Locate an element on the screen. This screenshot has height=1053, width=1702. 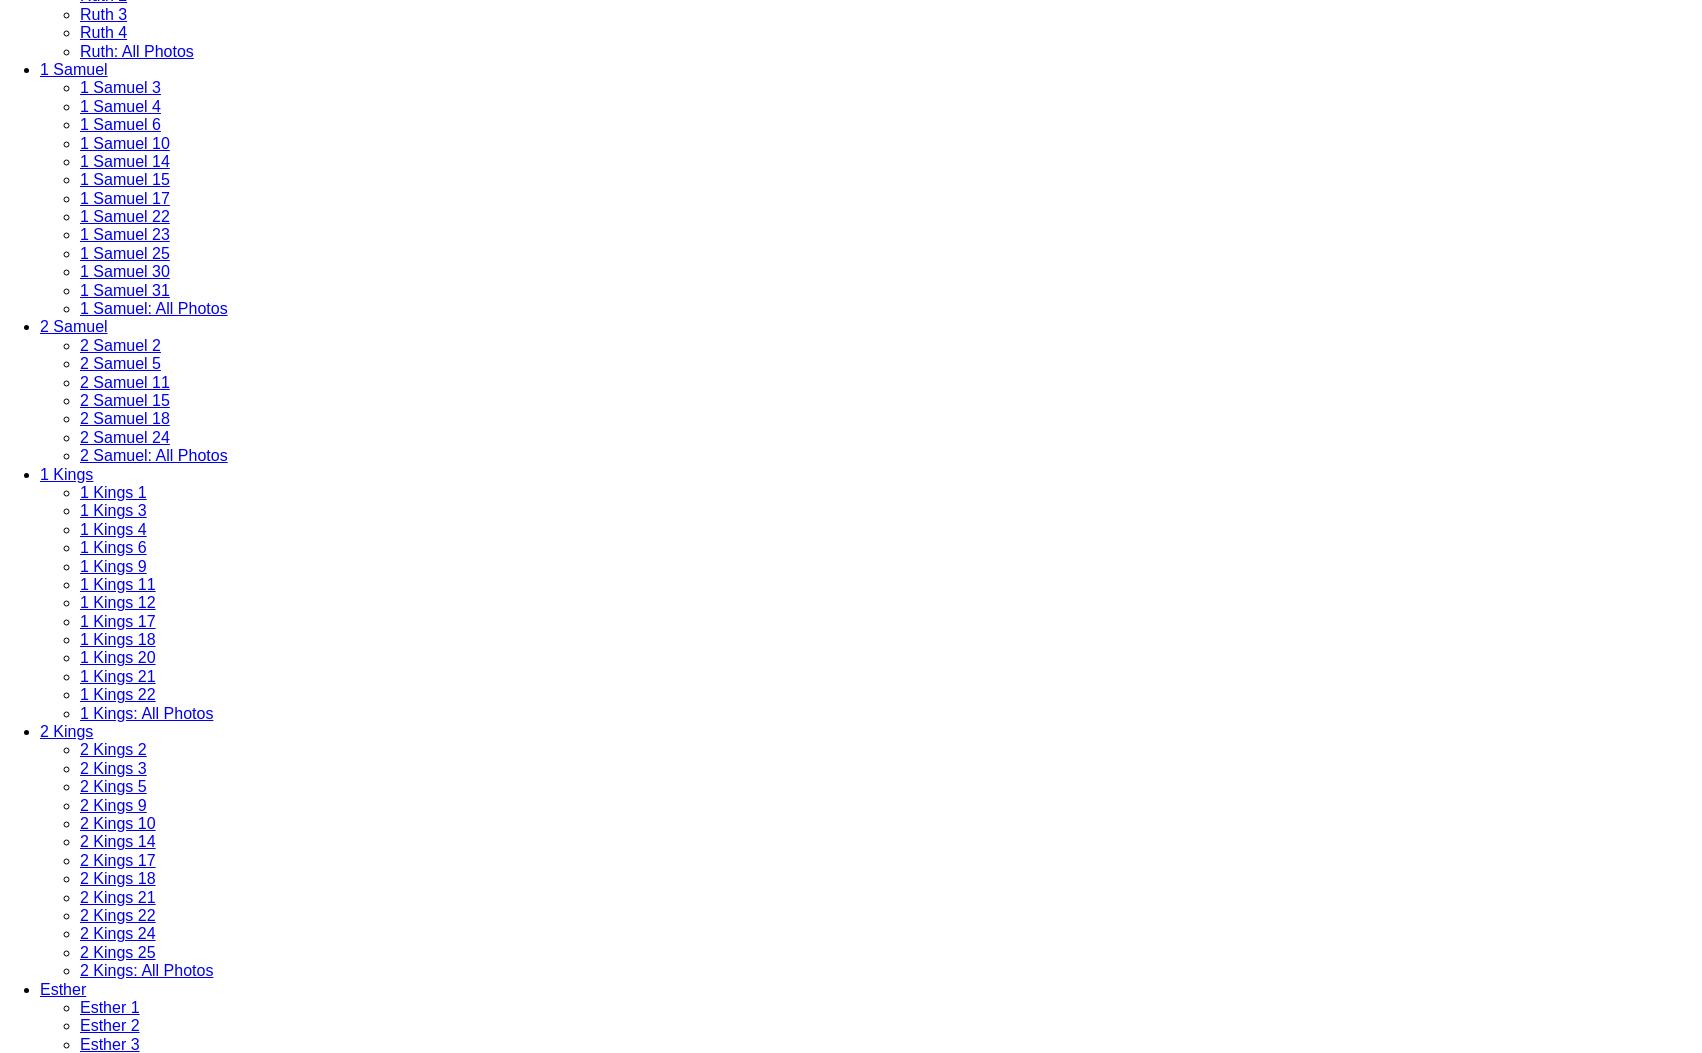
'1 Kings 9' is located at coordinates (113, 564).